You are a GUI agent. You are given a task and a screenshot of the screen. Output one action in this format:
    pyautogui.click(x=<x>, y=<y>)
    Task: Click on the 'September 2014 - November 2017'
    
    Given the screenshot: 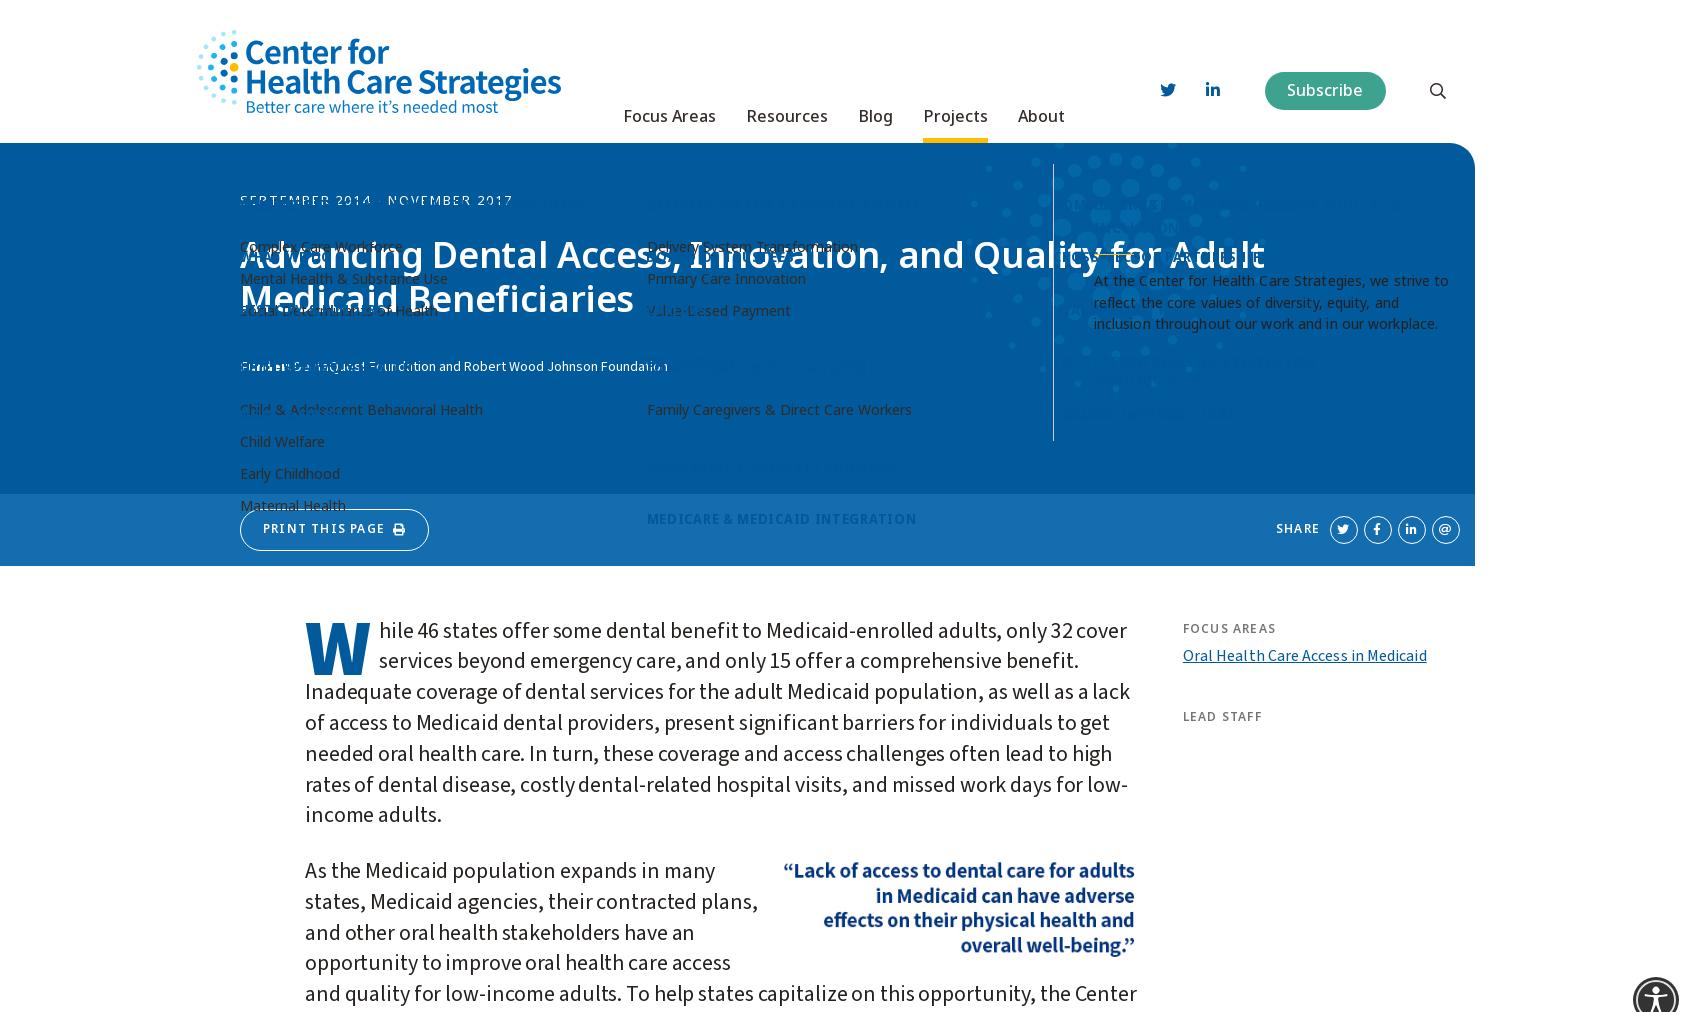 What is the action you would take?
    pyautogui.click(x=375, y=198)
    